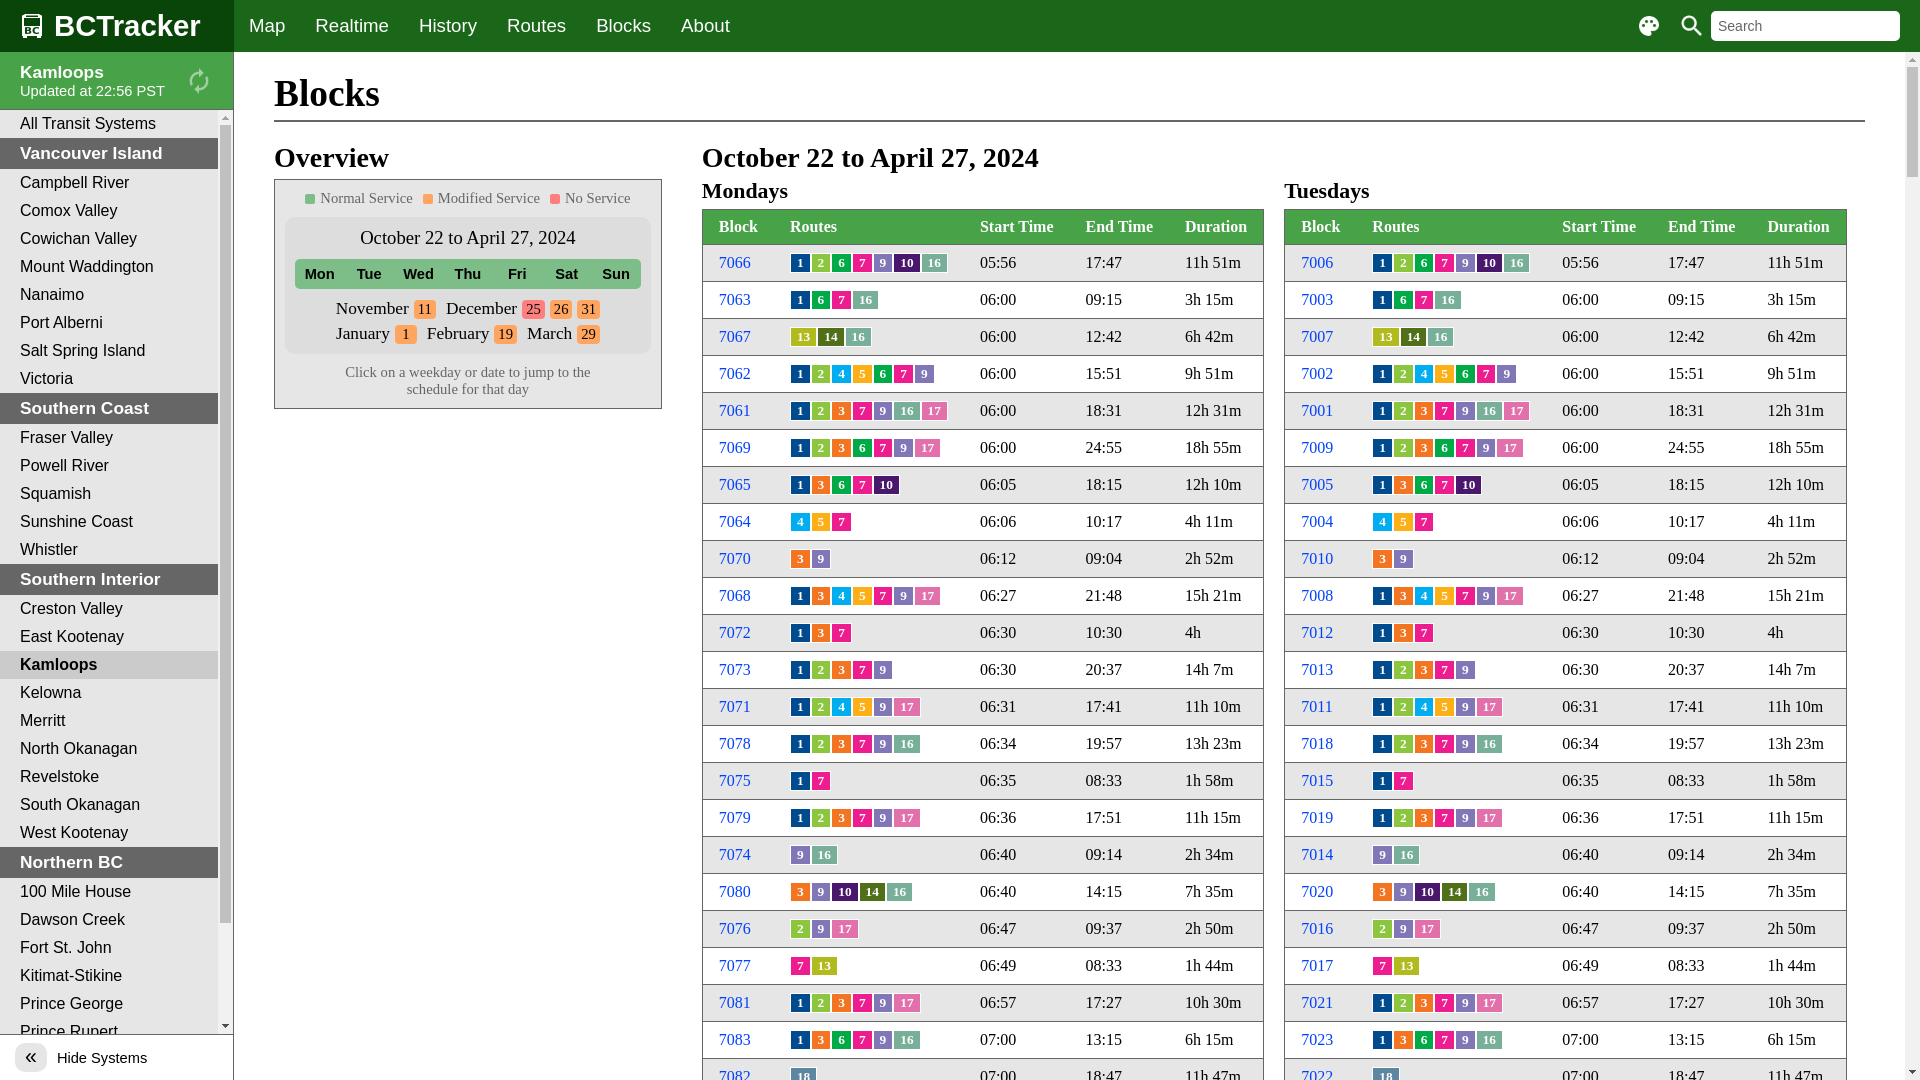  I want to click on 'Creston Valley', so click(108, 608).